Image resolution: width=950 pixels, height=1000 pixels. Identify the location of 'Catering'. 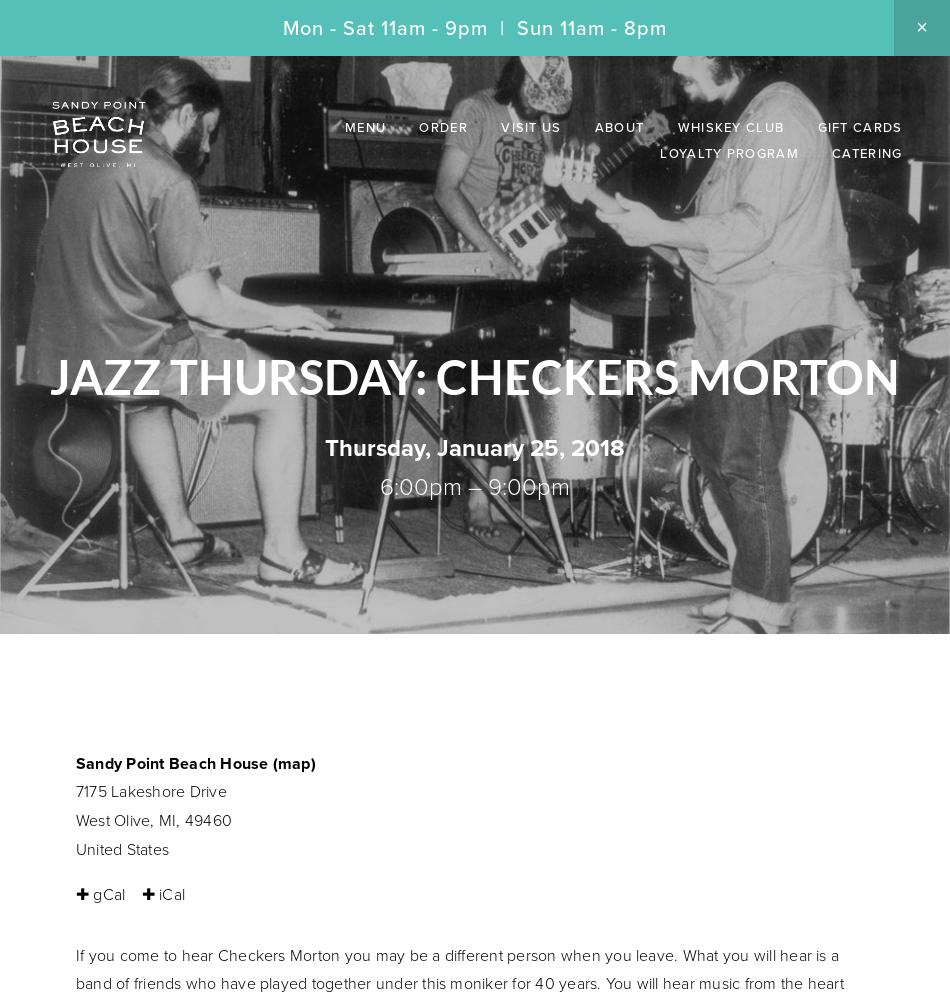
(865, 153).